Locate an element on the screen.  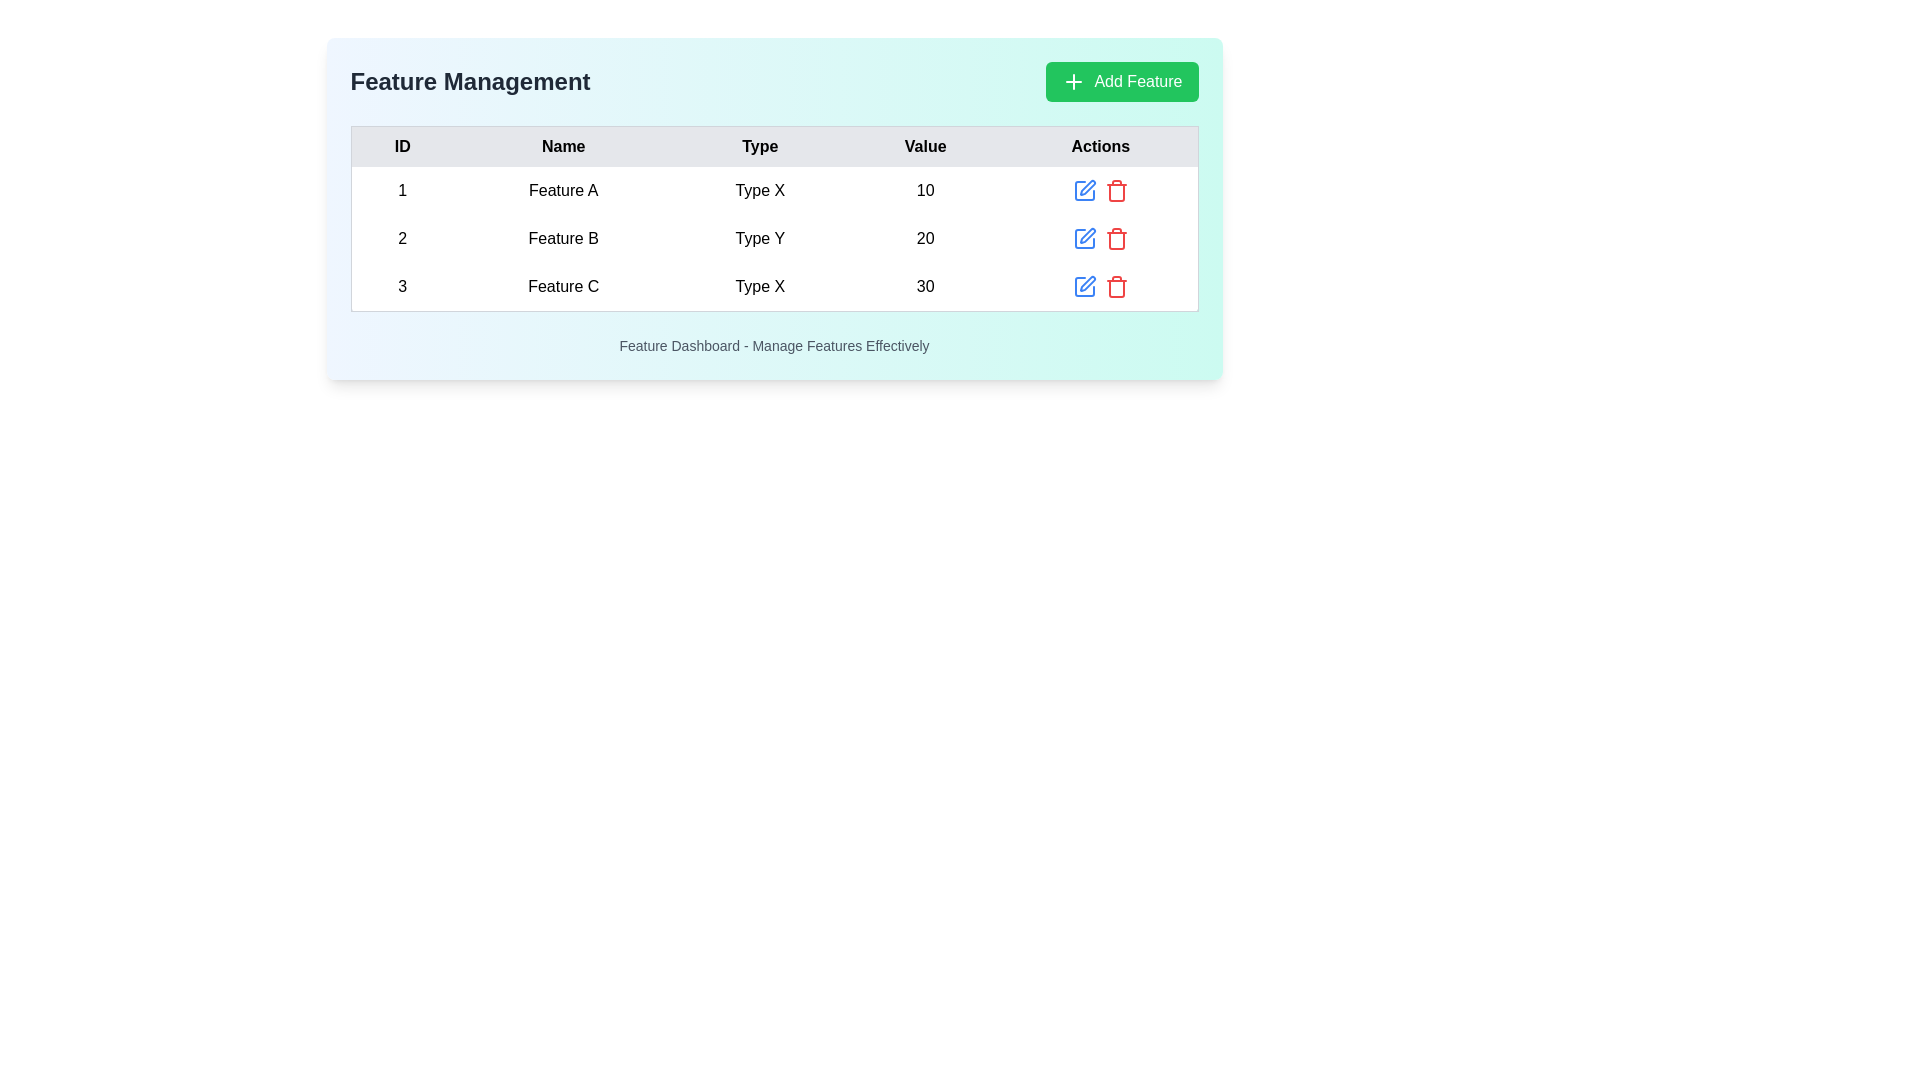
the 'Actions' text label, which is the last column header of the table, displayed in bold black text on a light gray background is located at coordinates (1100, 145).